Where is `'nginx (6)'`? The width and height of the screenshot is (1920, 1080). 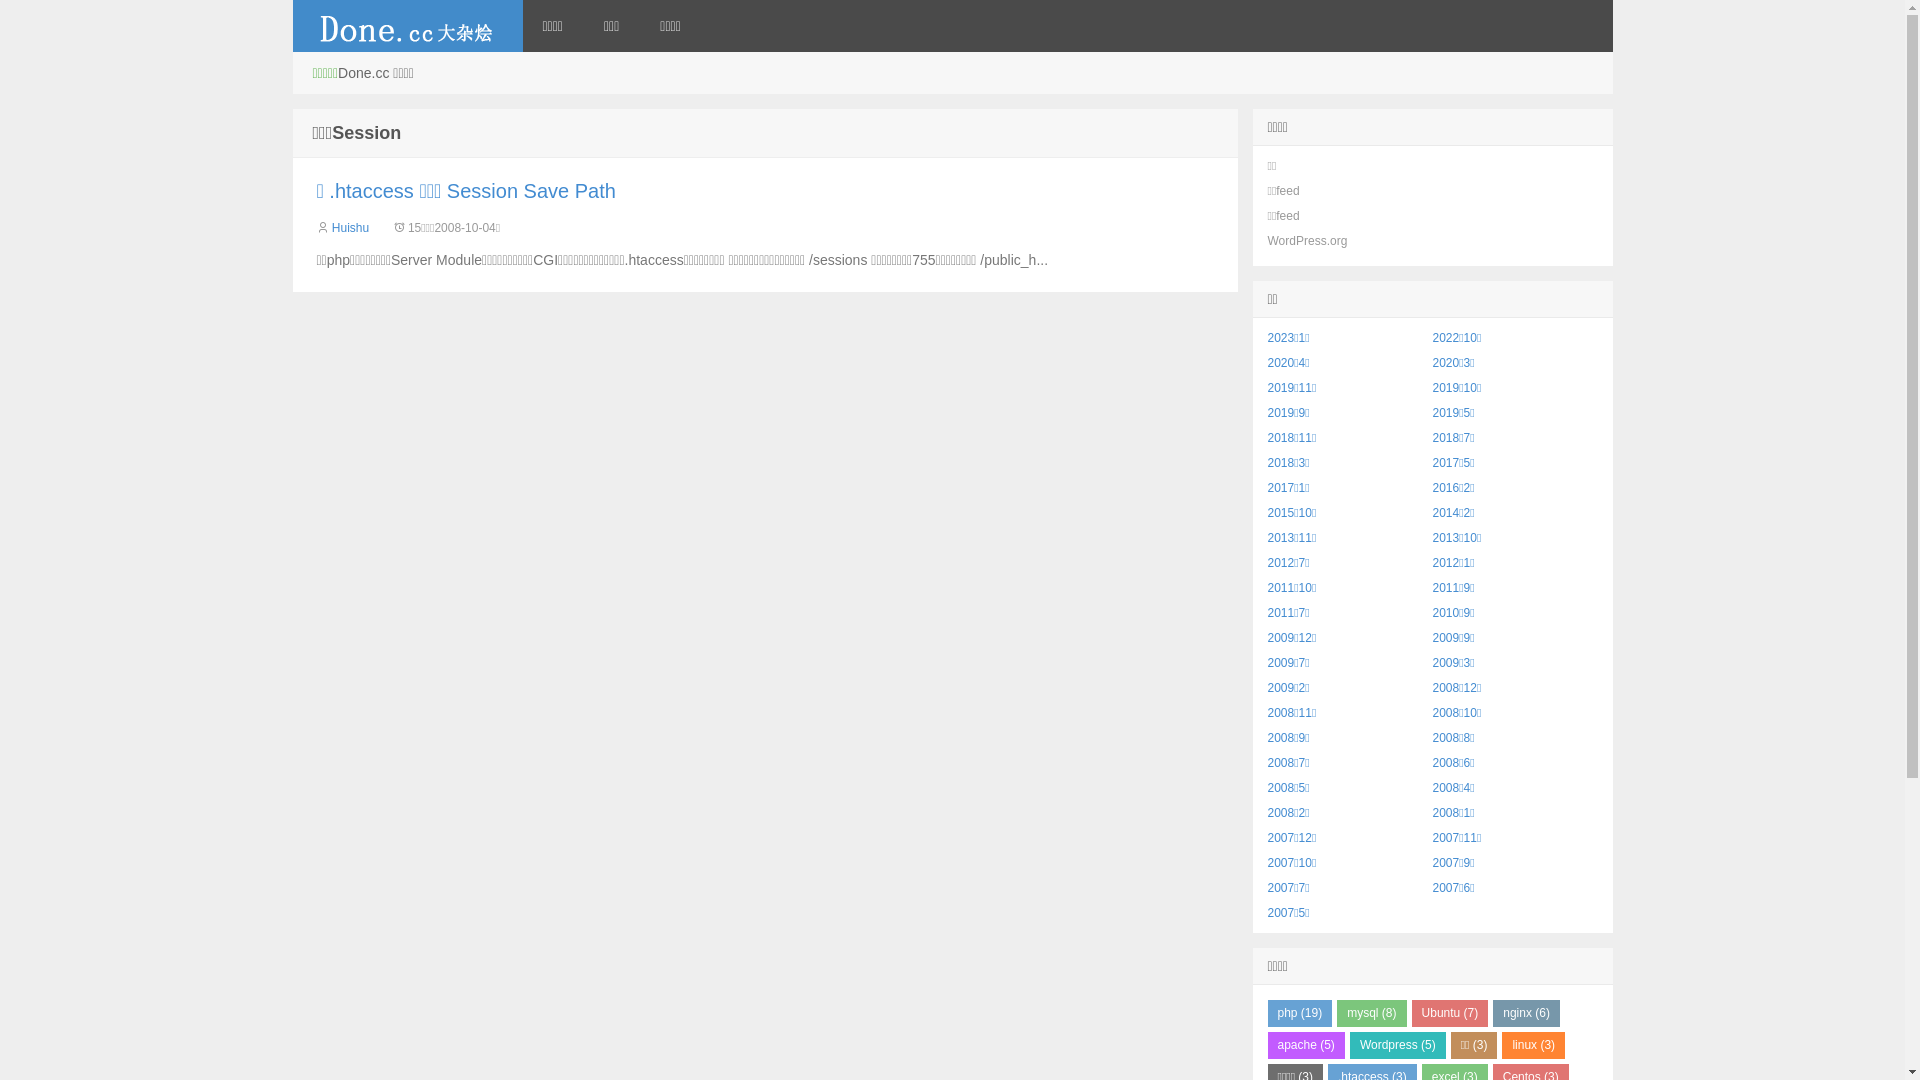 'nginx (6)' is located at coordinates (1525, 1013).